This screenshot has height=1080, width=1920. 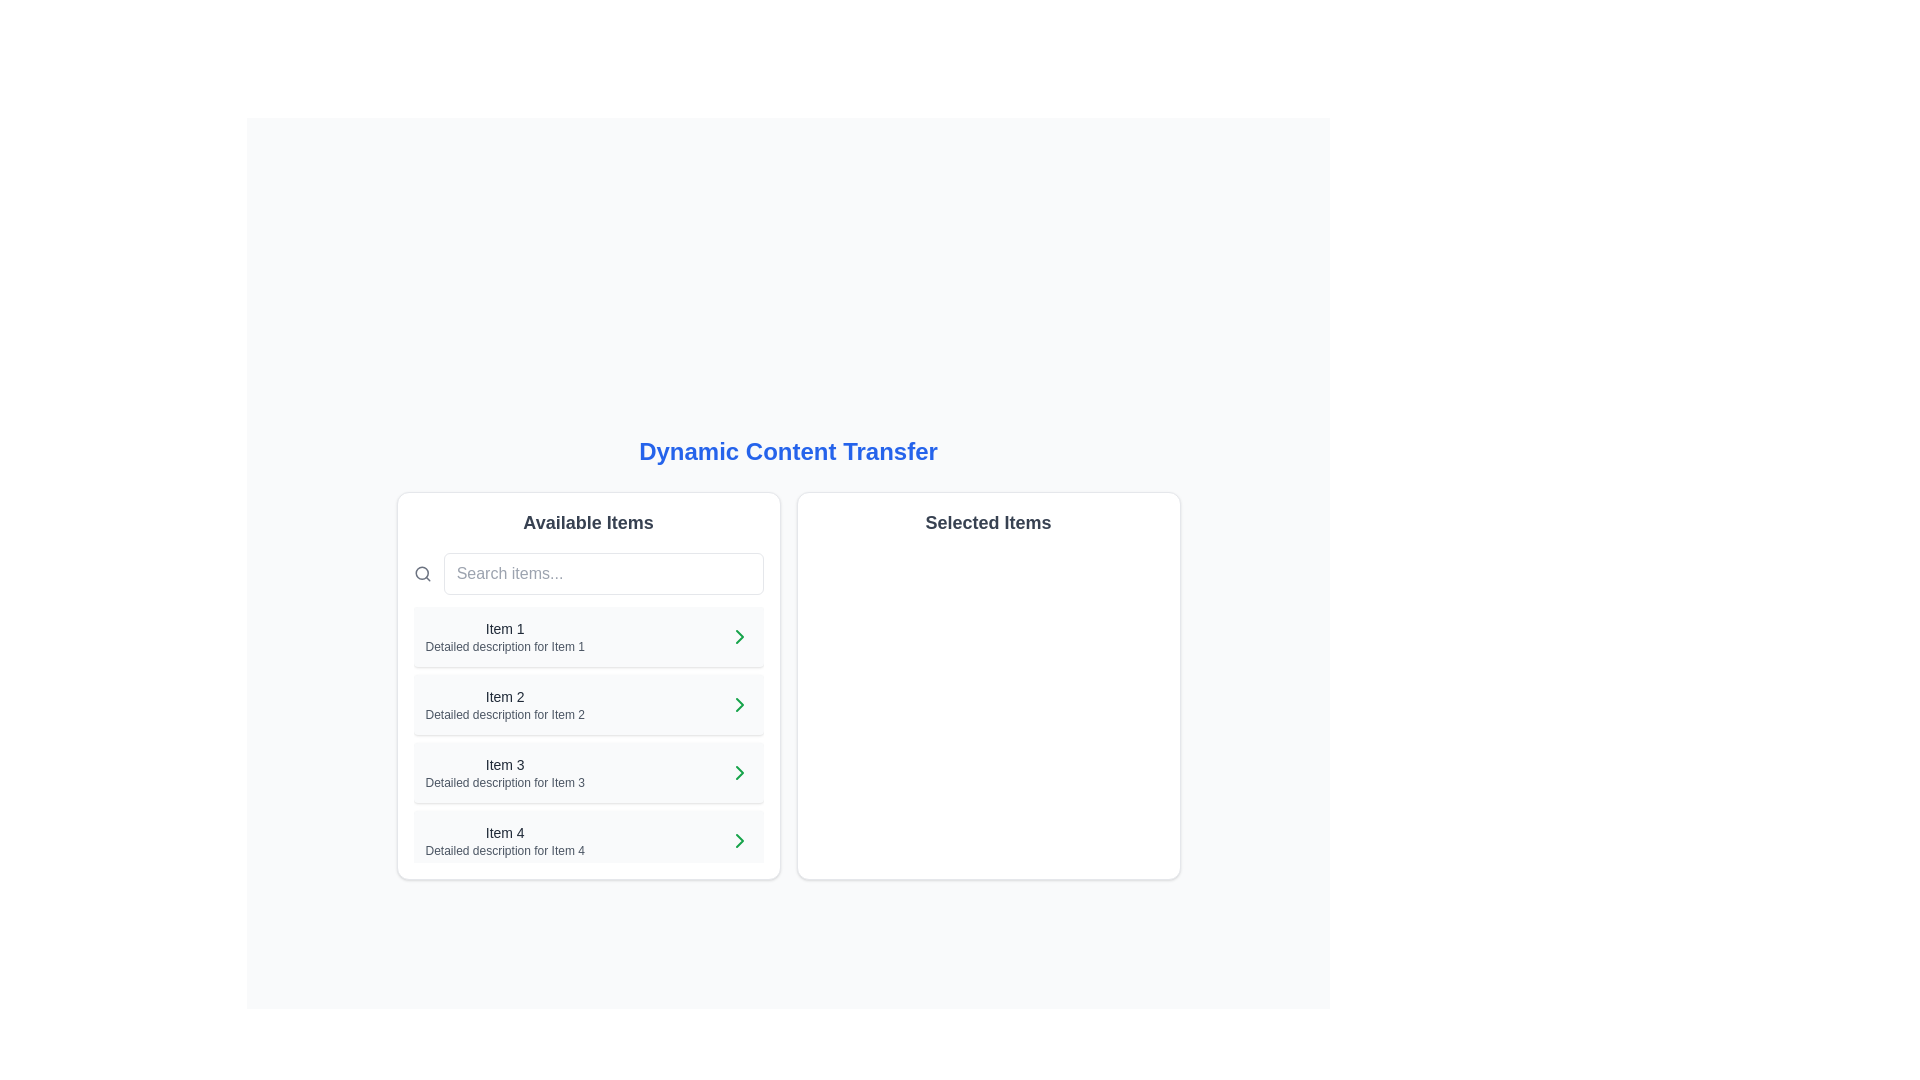 I want to click on displayed information from the Text Display Area containing the title 'Item 2' and its description in the Available Items list, so click(x=505, y=704).